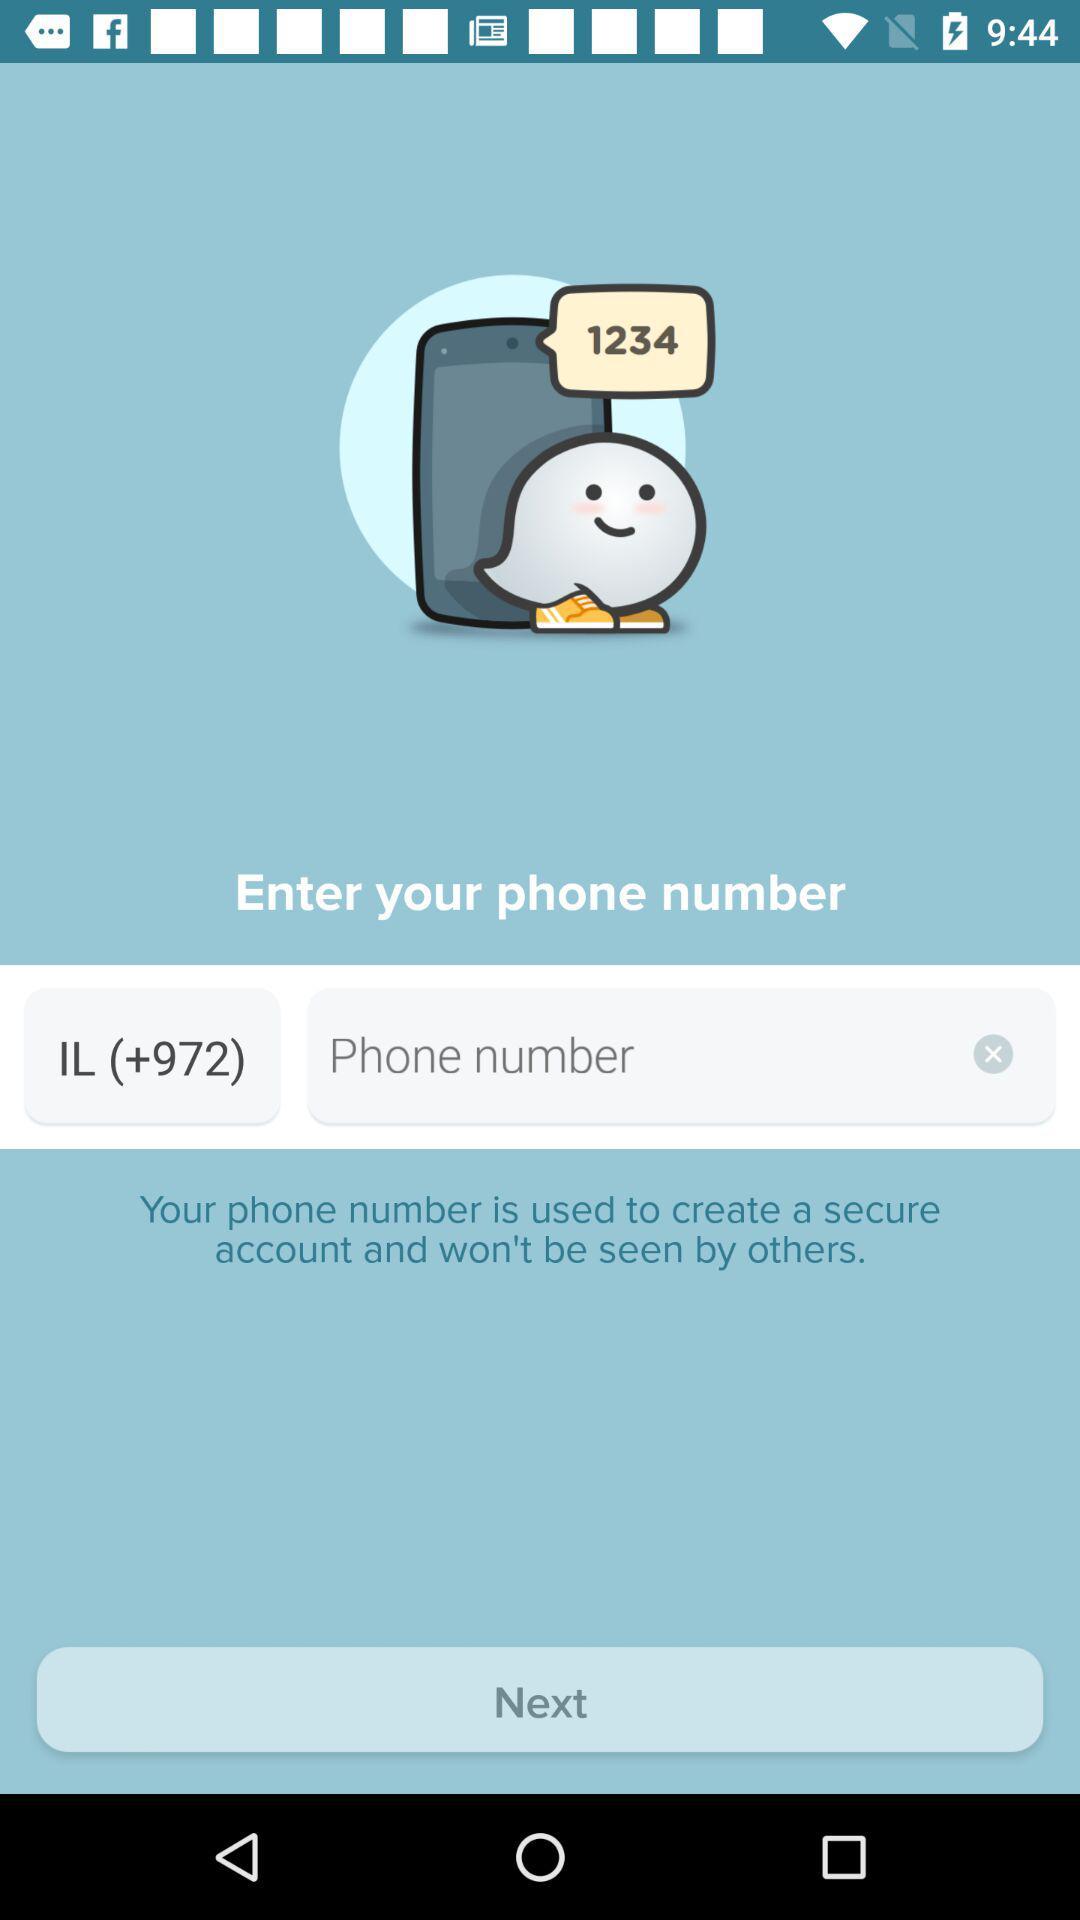 The width and height of the screenshot is (1080, 1920). Describe the element at coordinates (151, 1056) in the screenshot. I see `il (+972) icon` at that location.